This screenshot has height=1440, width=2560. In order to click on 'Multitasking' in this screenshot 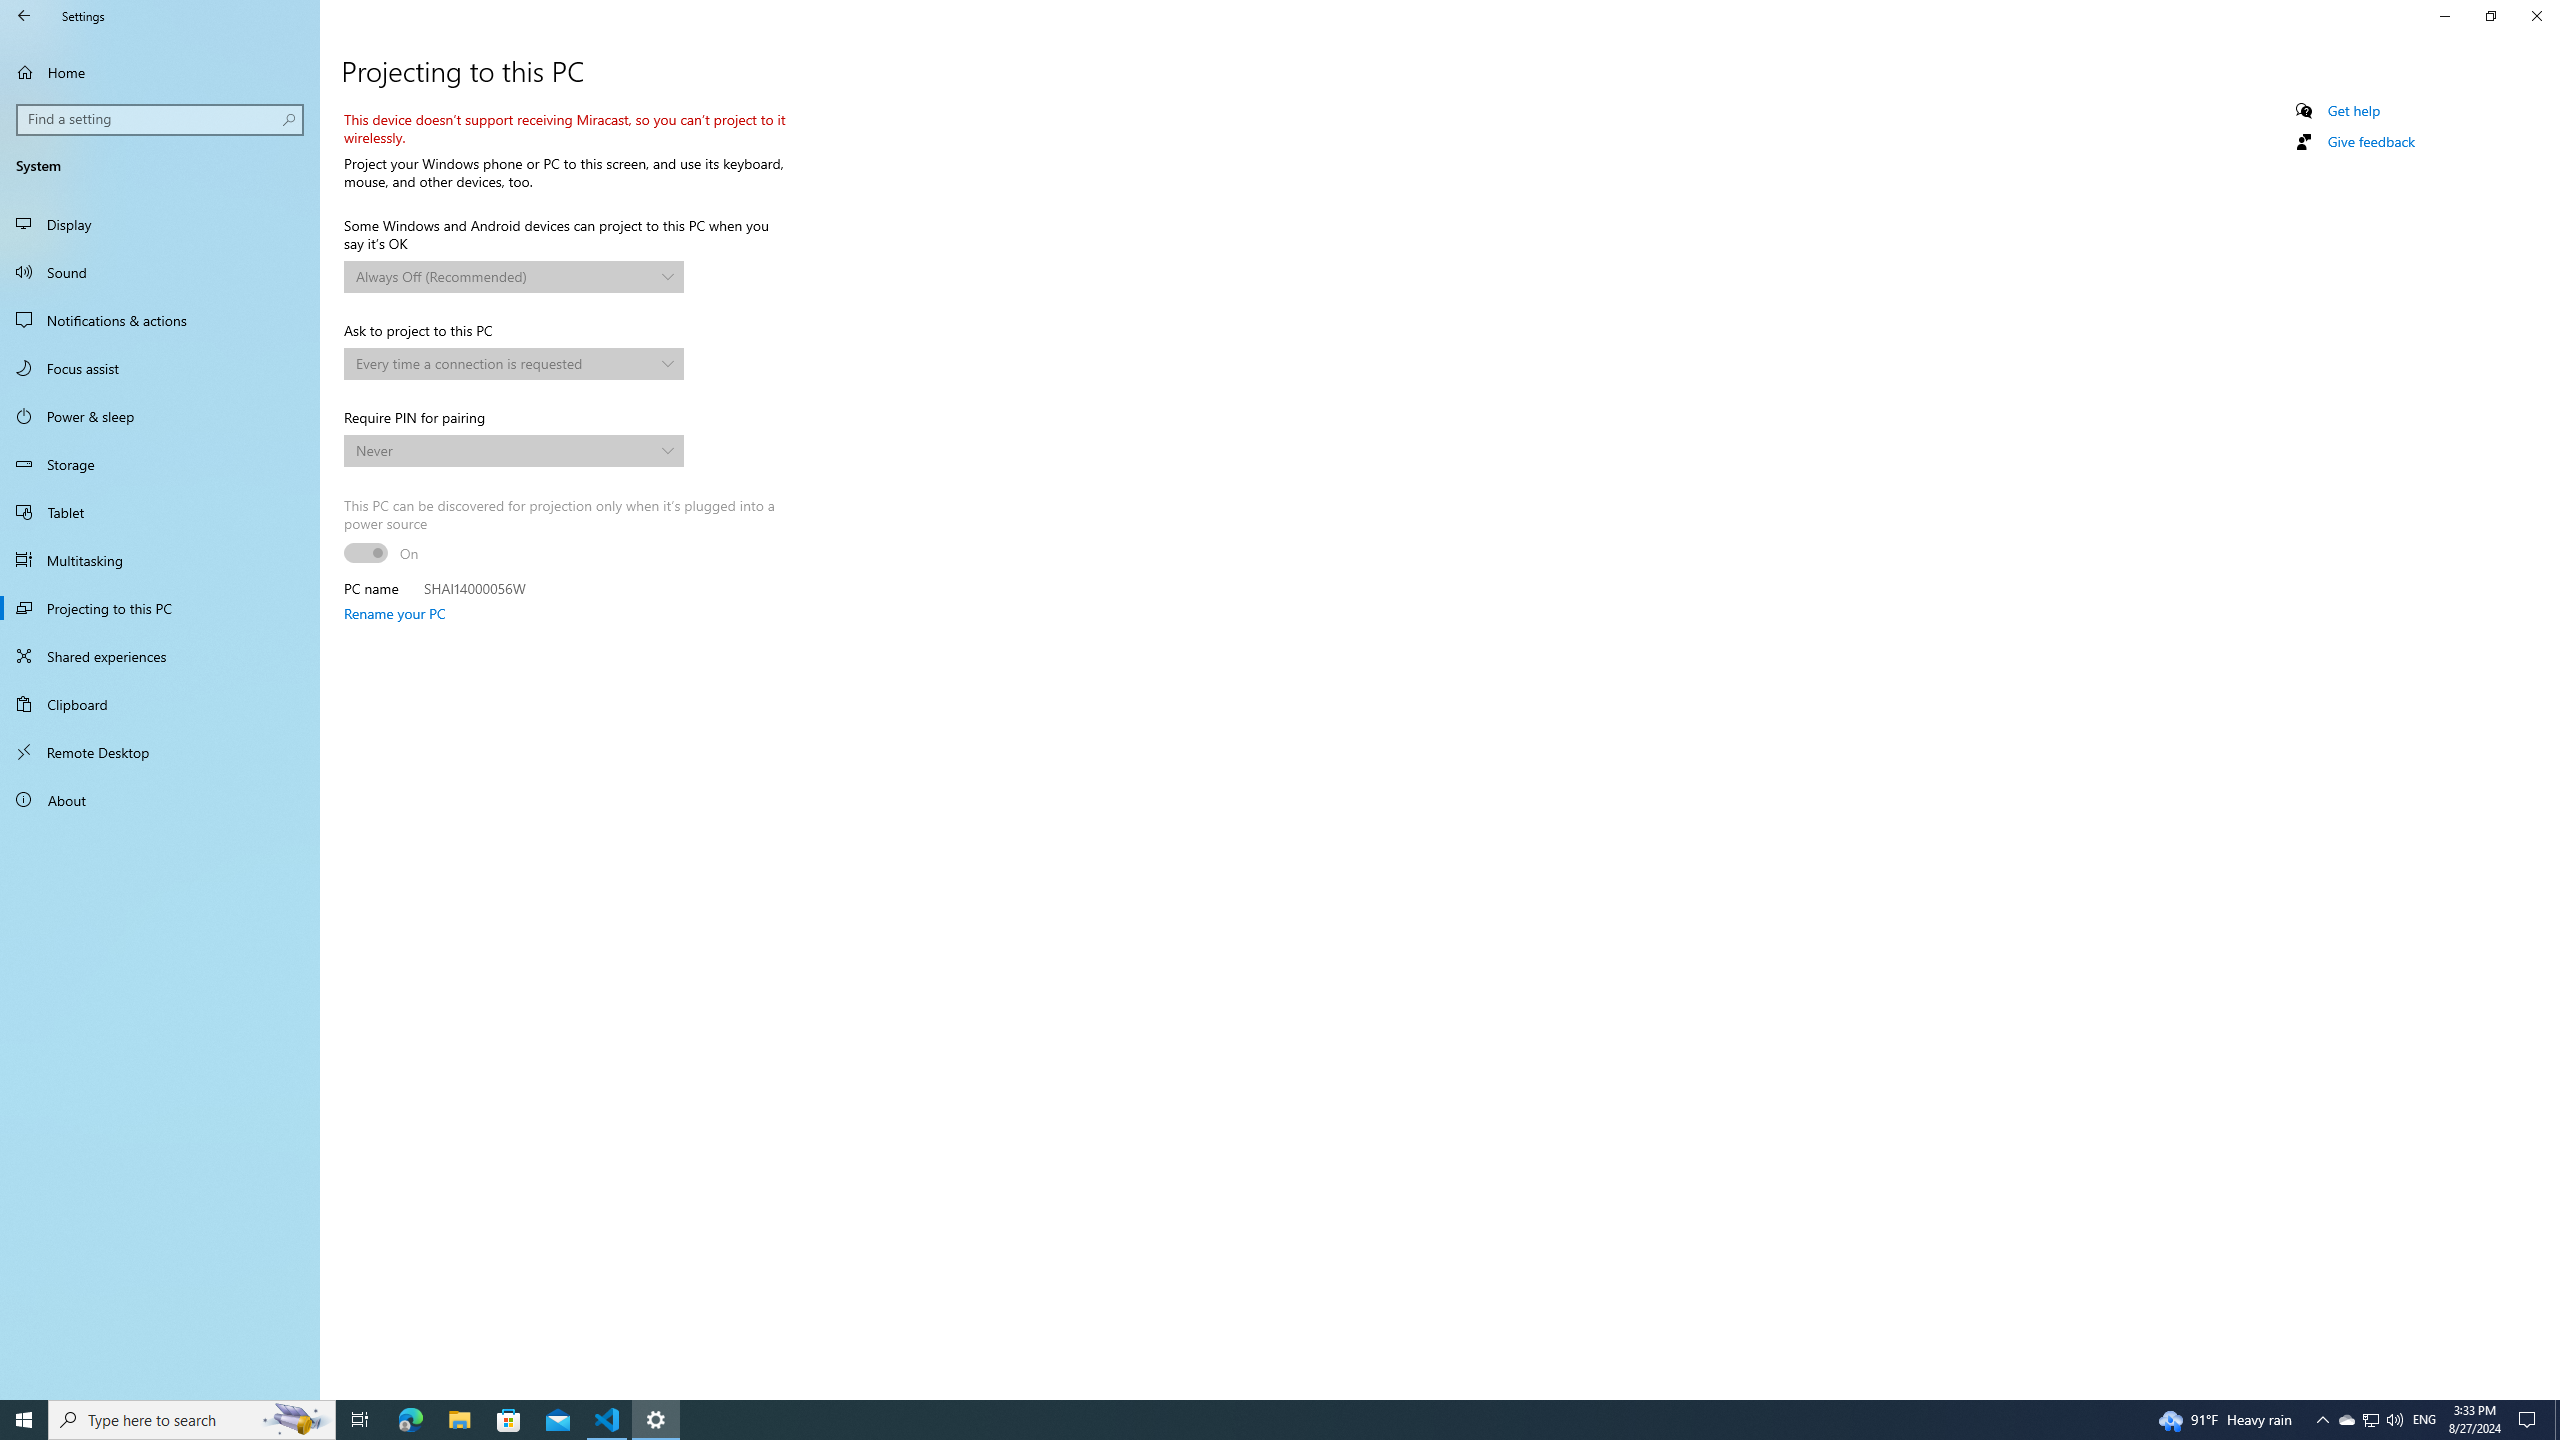, I will do `click(159, 559)`.